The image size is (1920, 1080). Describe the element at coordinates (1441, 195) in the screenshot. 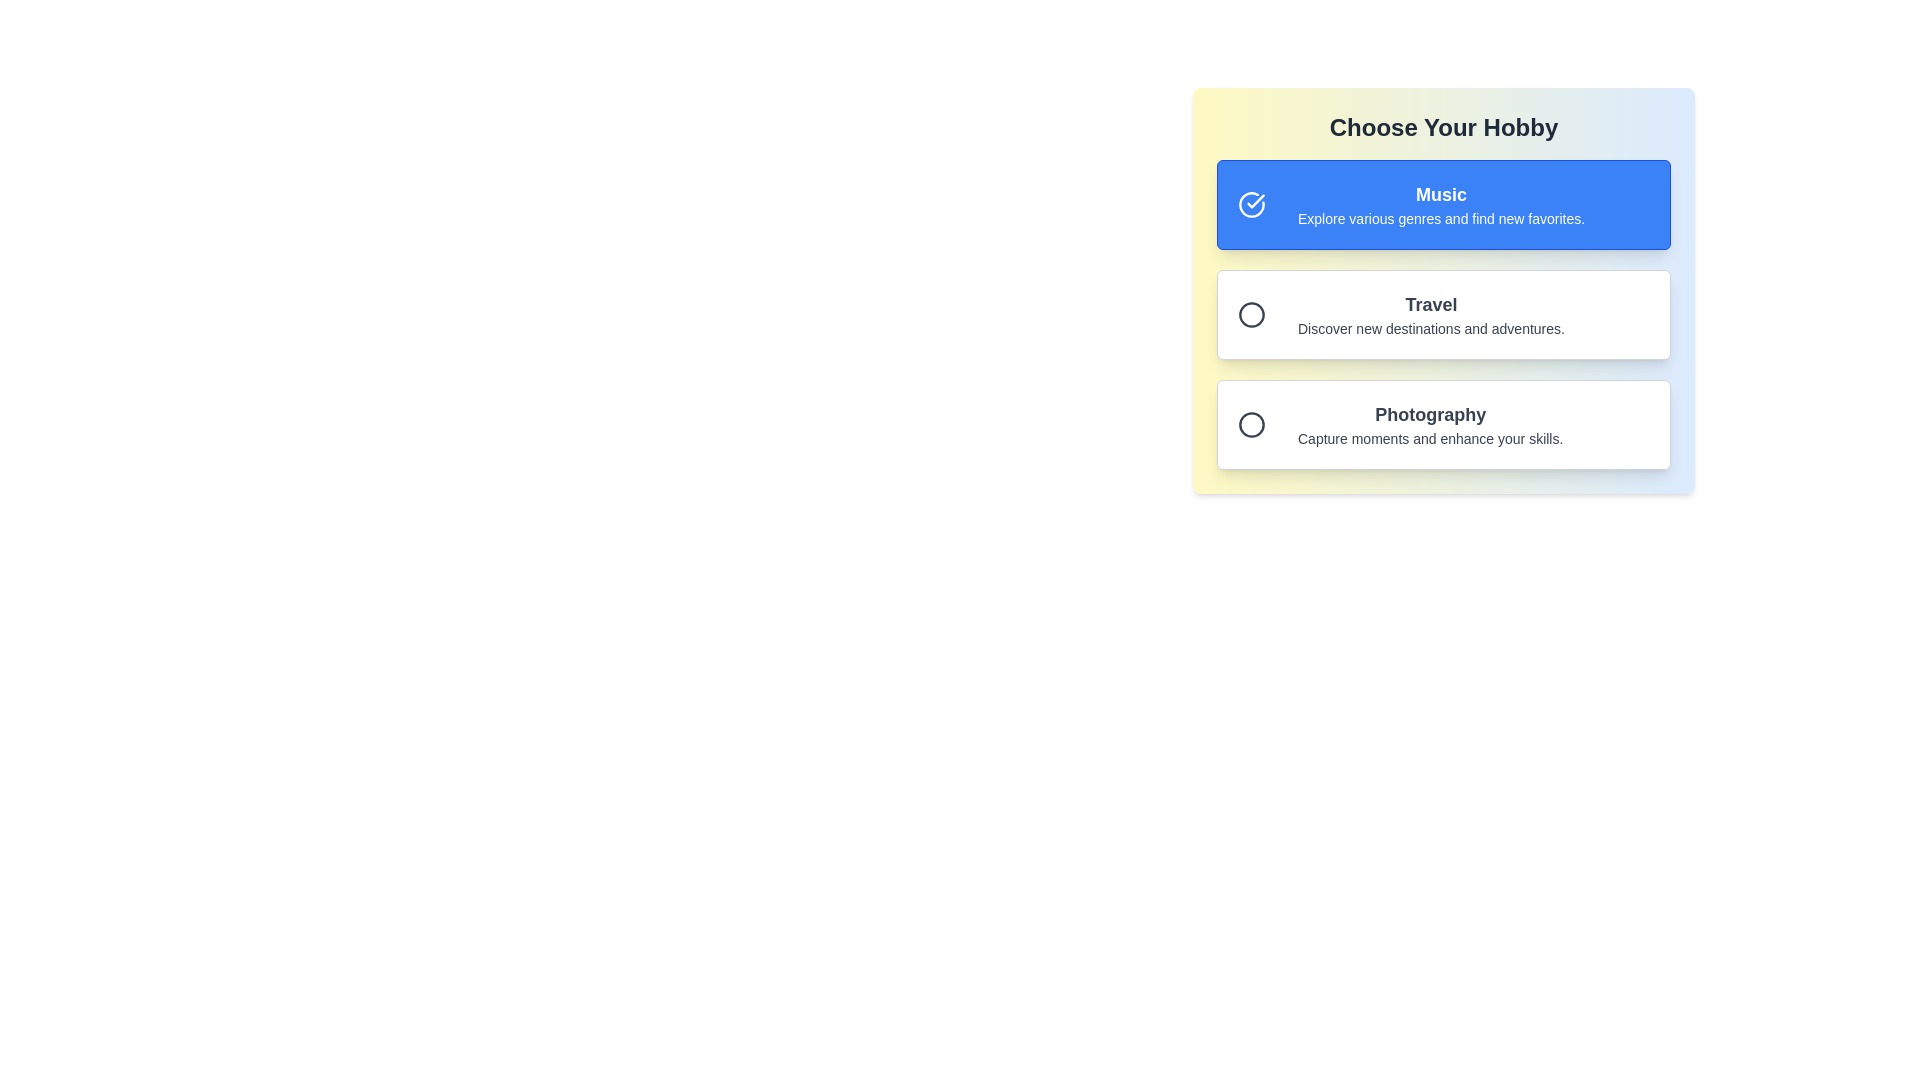

I see `text element that serves as the title for the 'Music' selection option in the hobby selector, located centrally within a blue background rectangle at the top of the list` at that location.